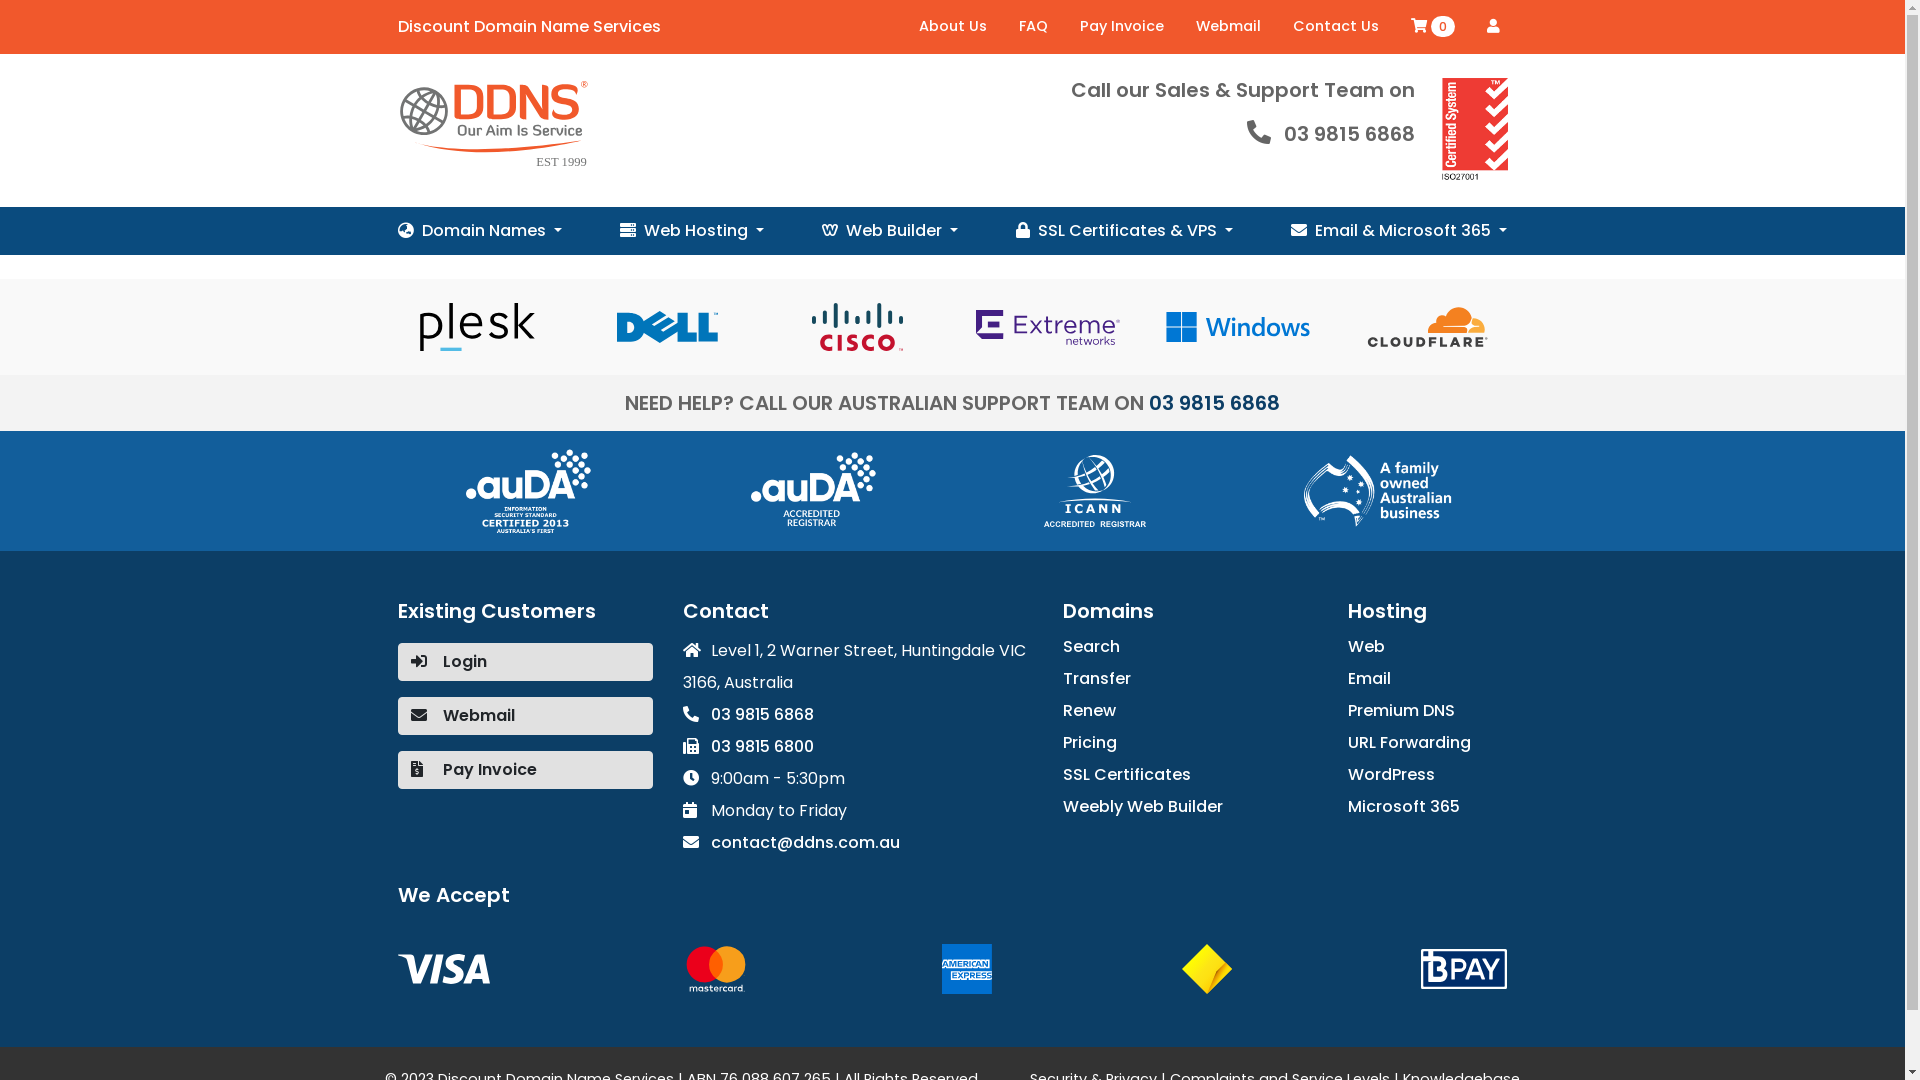 Image resolution: width=1920 pixels, height=1080 pixels. What do you see at coordinates (1189, 805) in the screenshot?
I see `'Weebly Web Builder'` at bounding box center [1189, 805].